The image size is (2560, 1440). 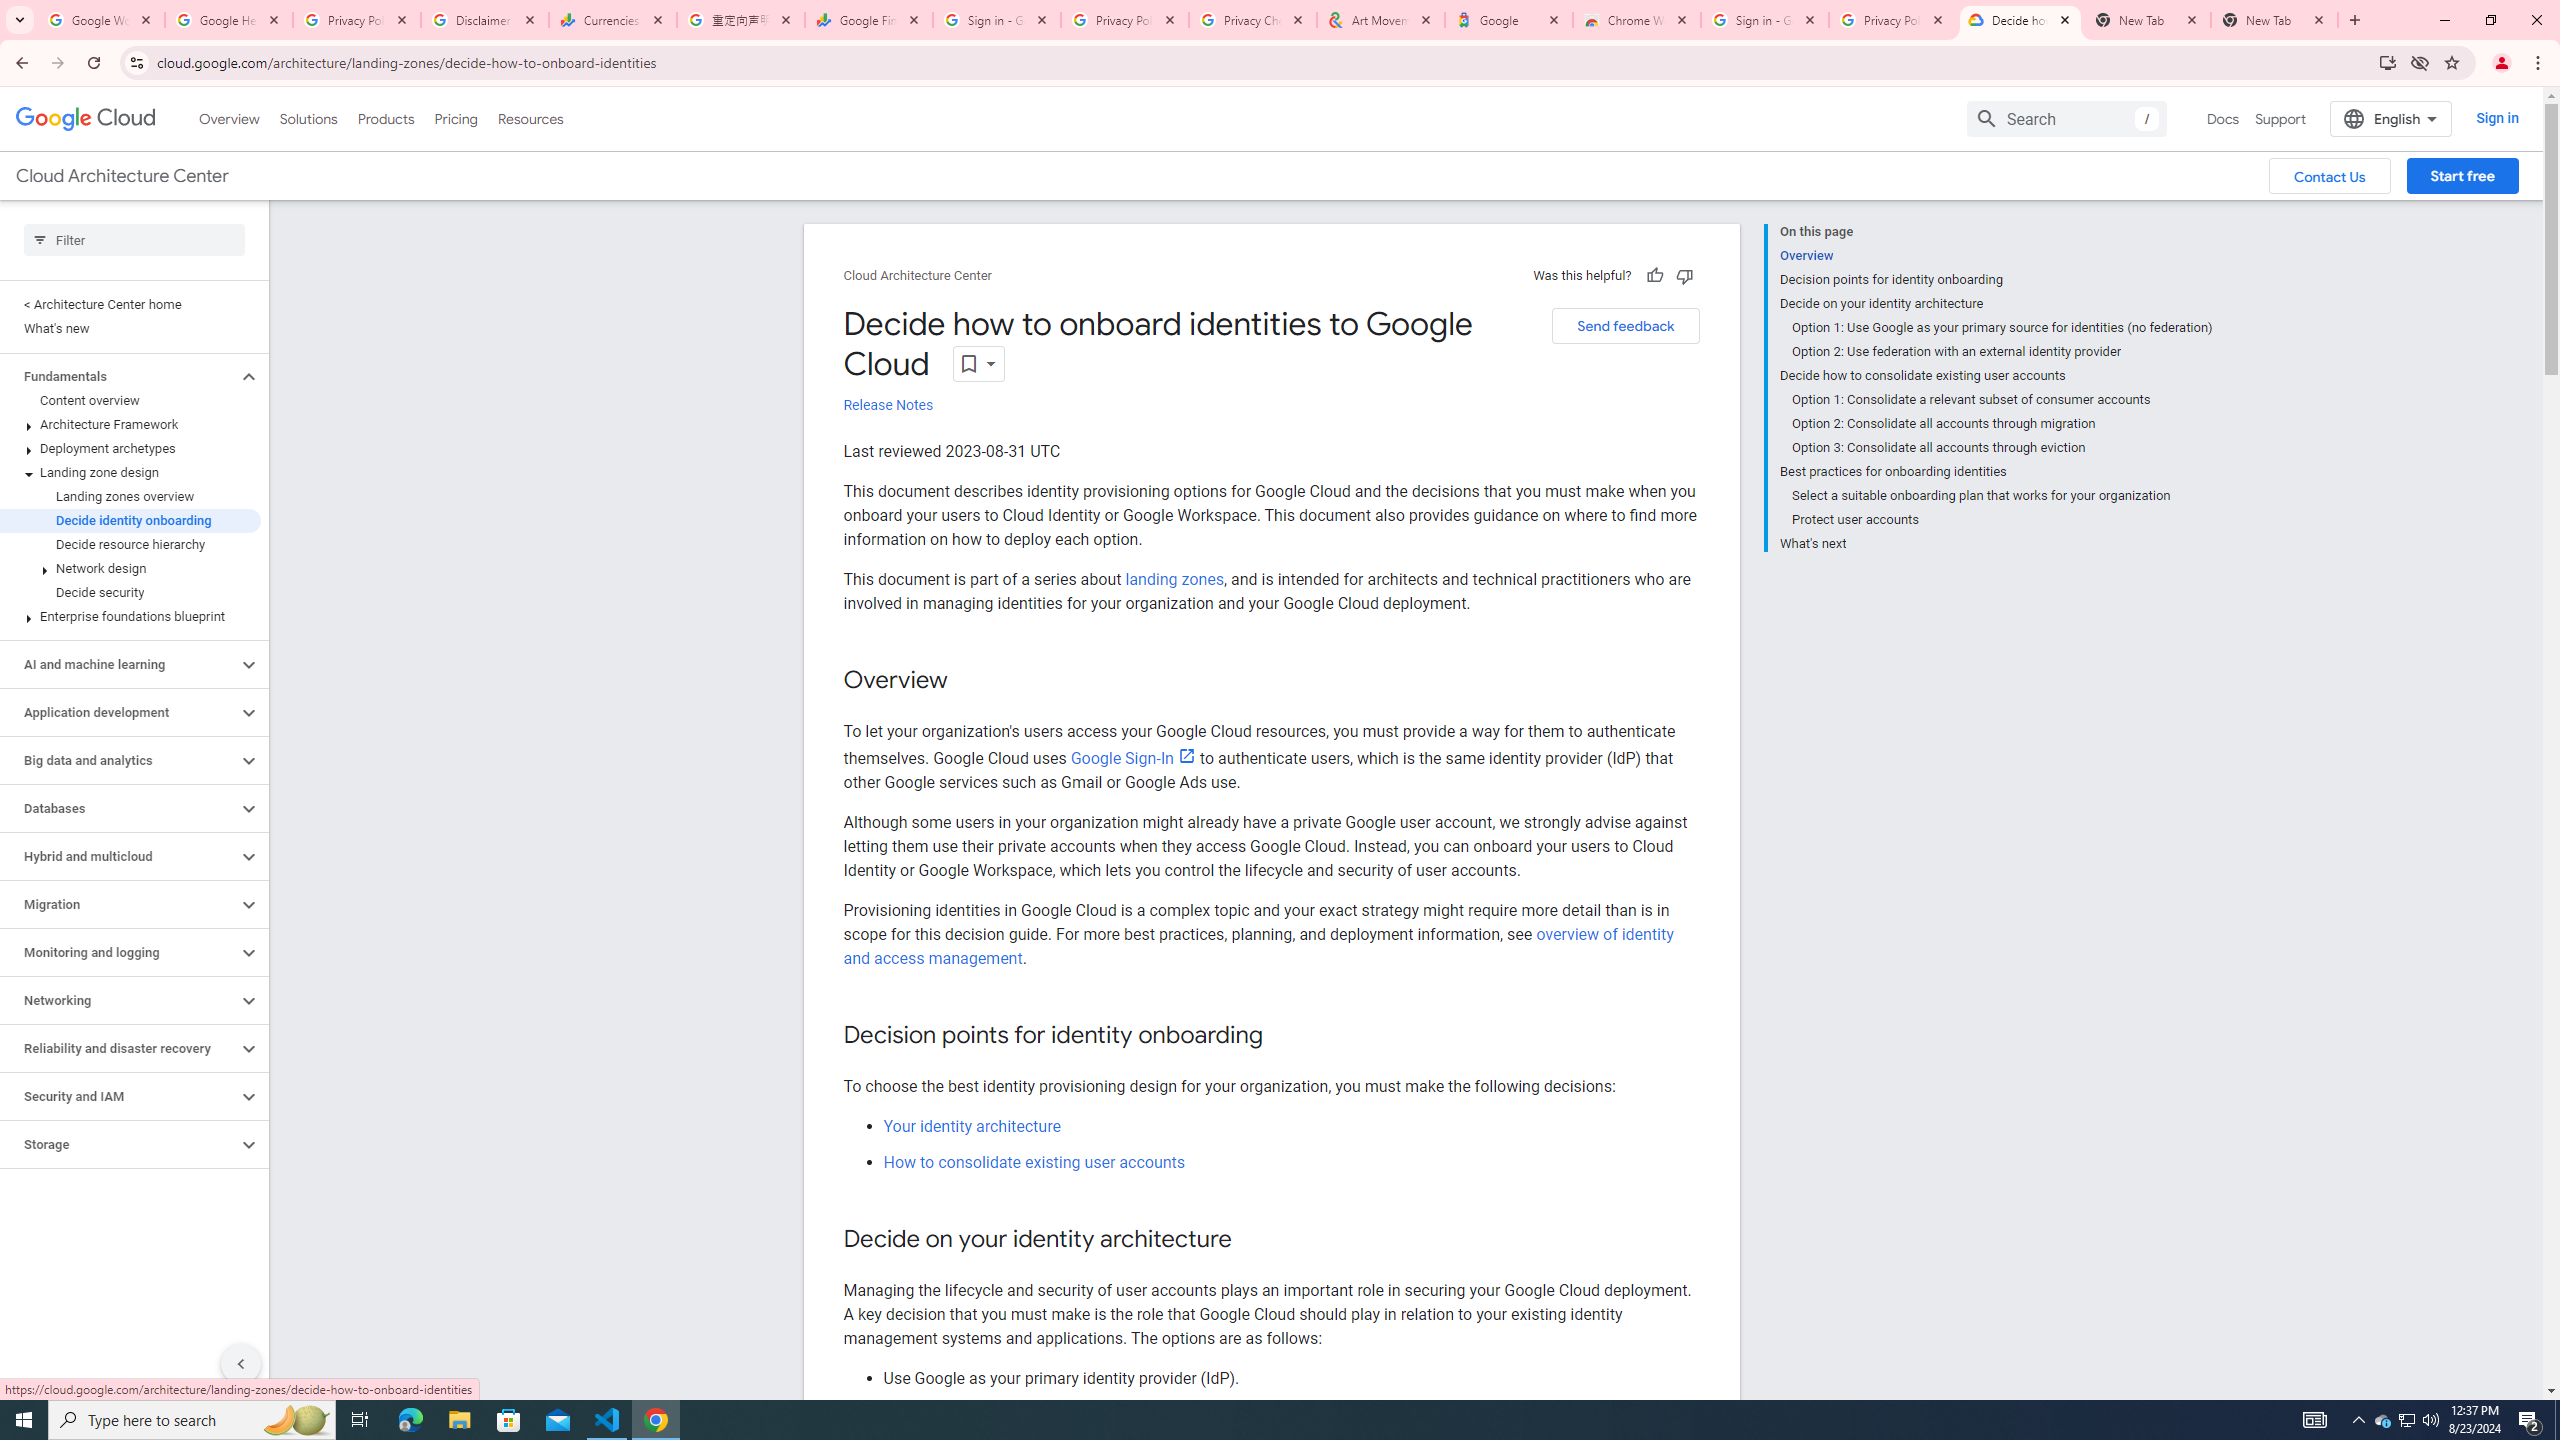 I want to click on 'Resources', so click(x=529, y=118).